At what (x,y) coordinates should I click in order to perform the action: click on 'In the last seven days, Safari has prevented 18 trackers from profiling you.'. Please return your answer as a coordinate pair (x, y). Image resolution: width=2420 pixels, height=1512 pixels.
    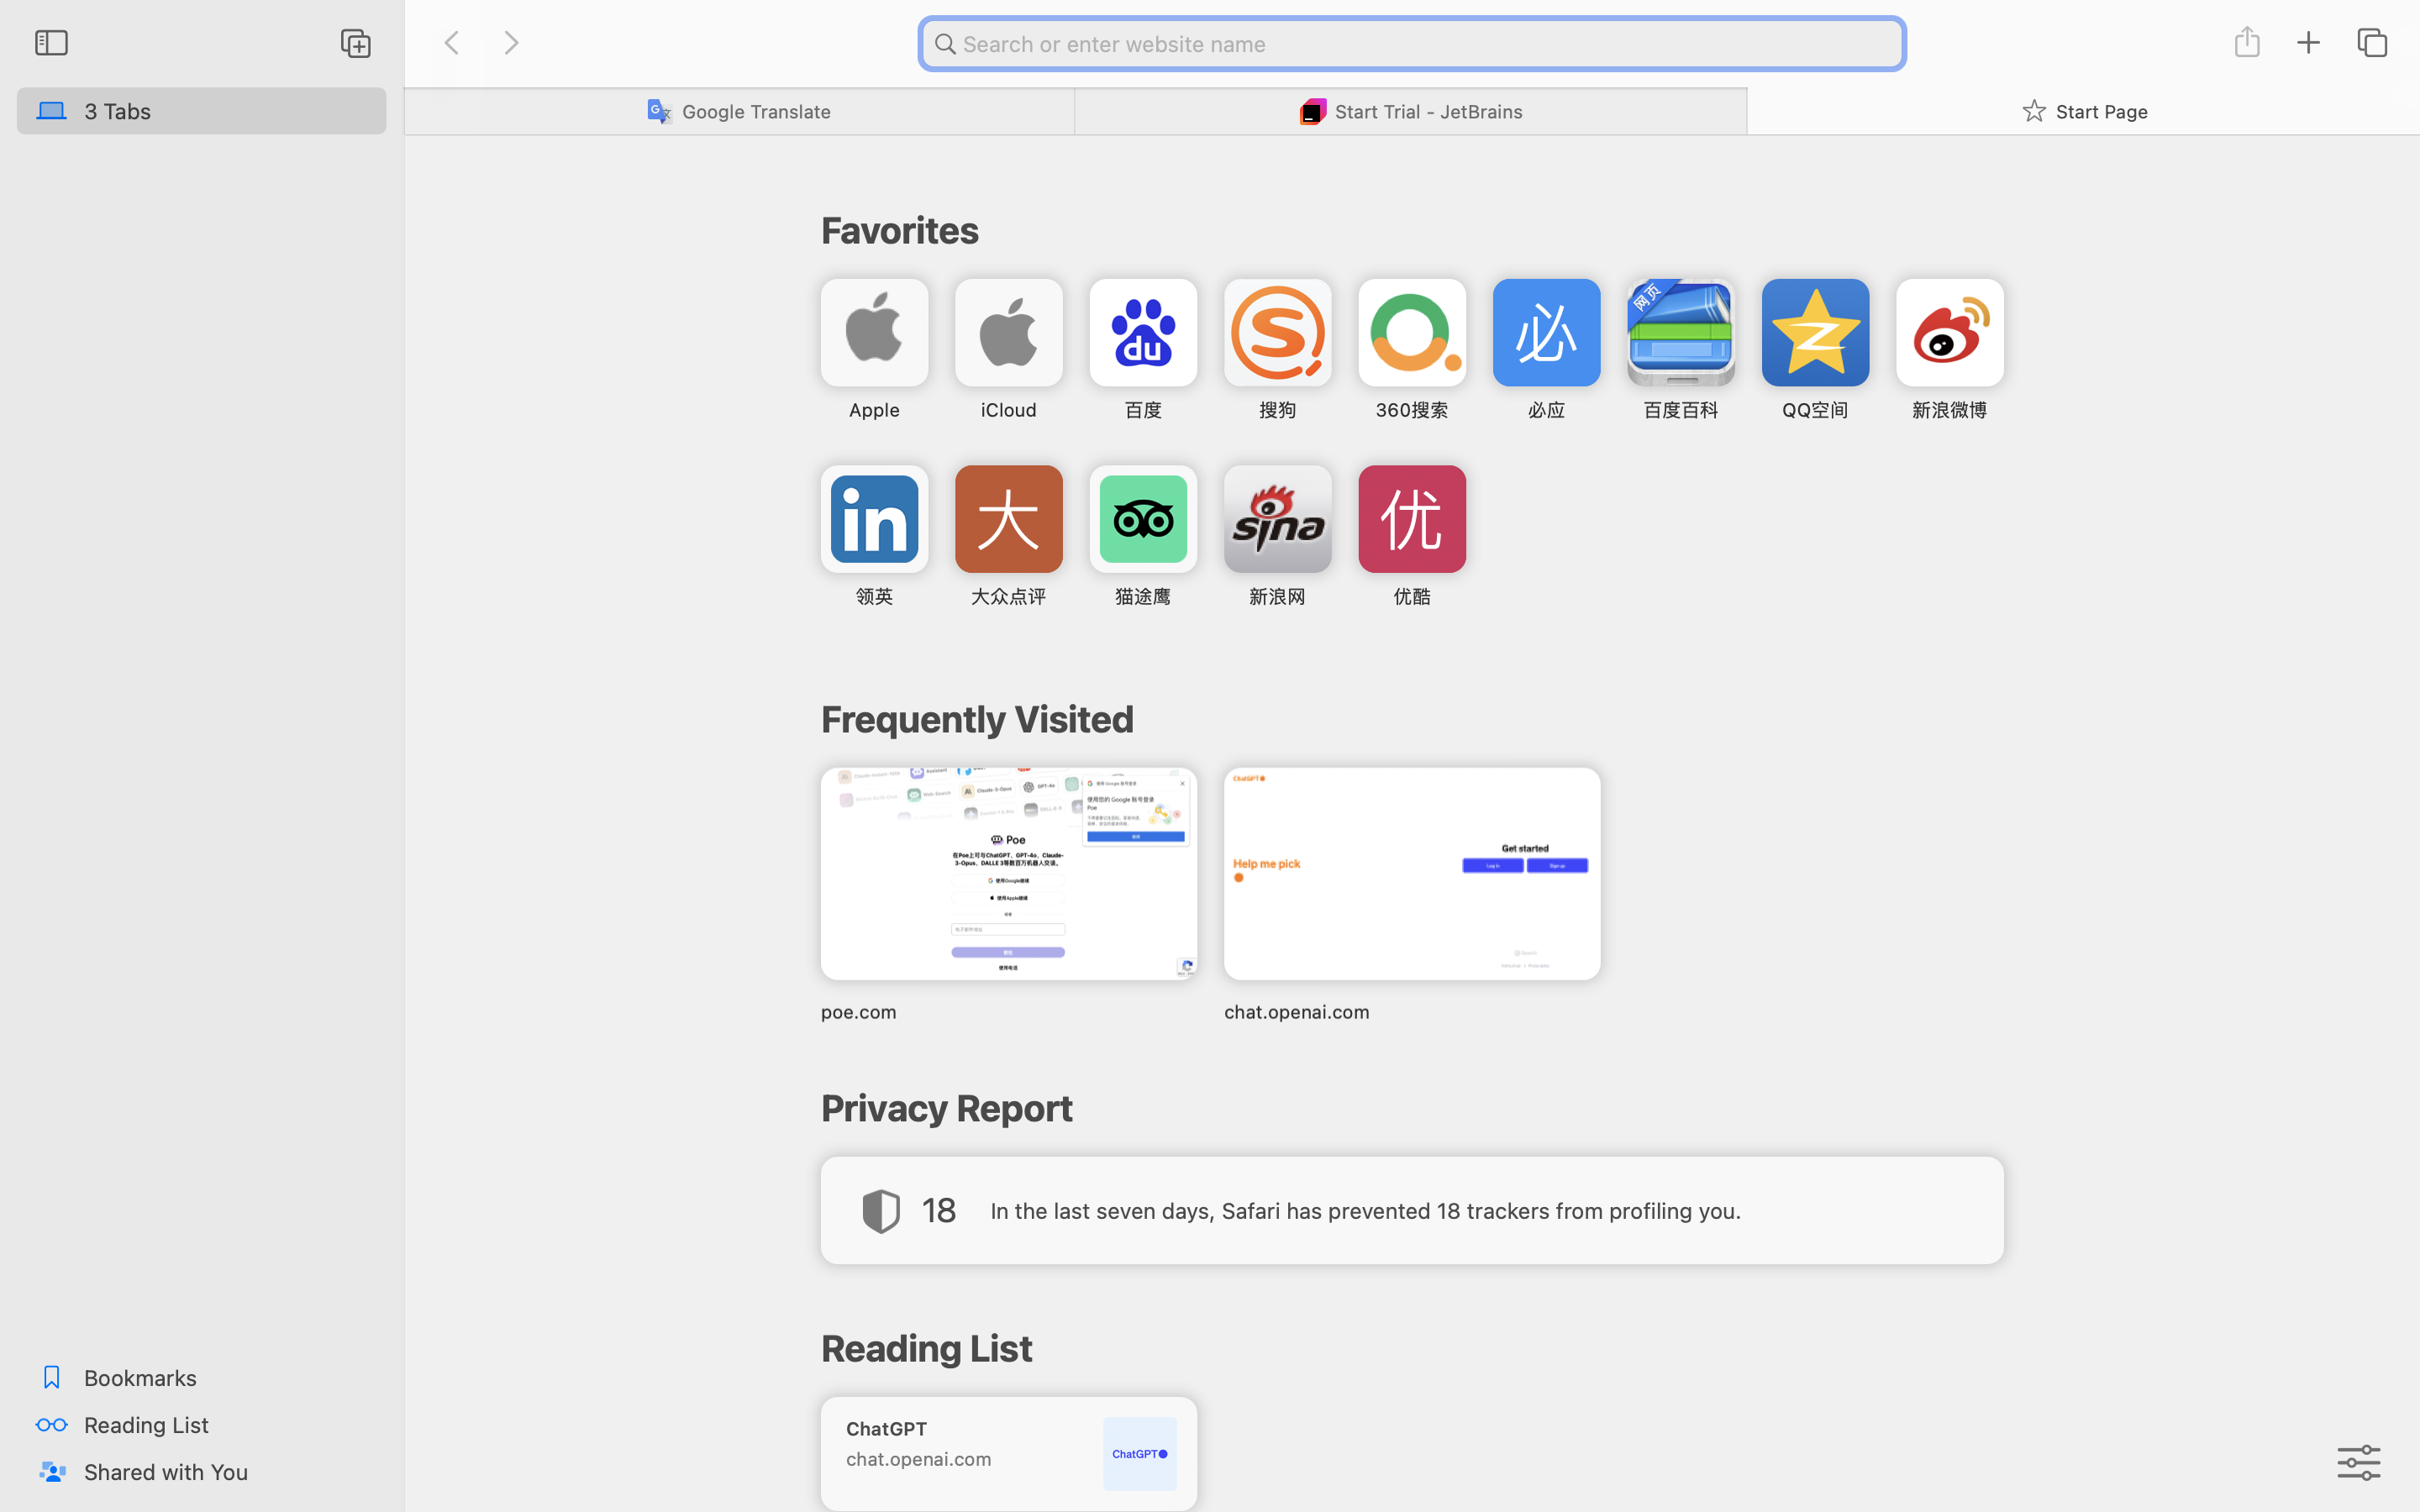
    Looking at the image, I should click on (1365, 1209).